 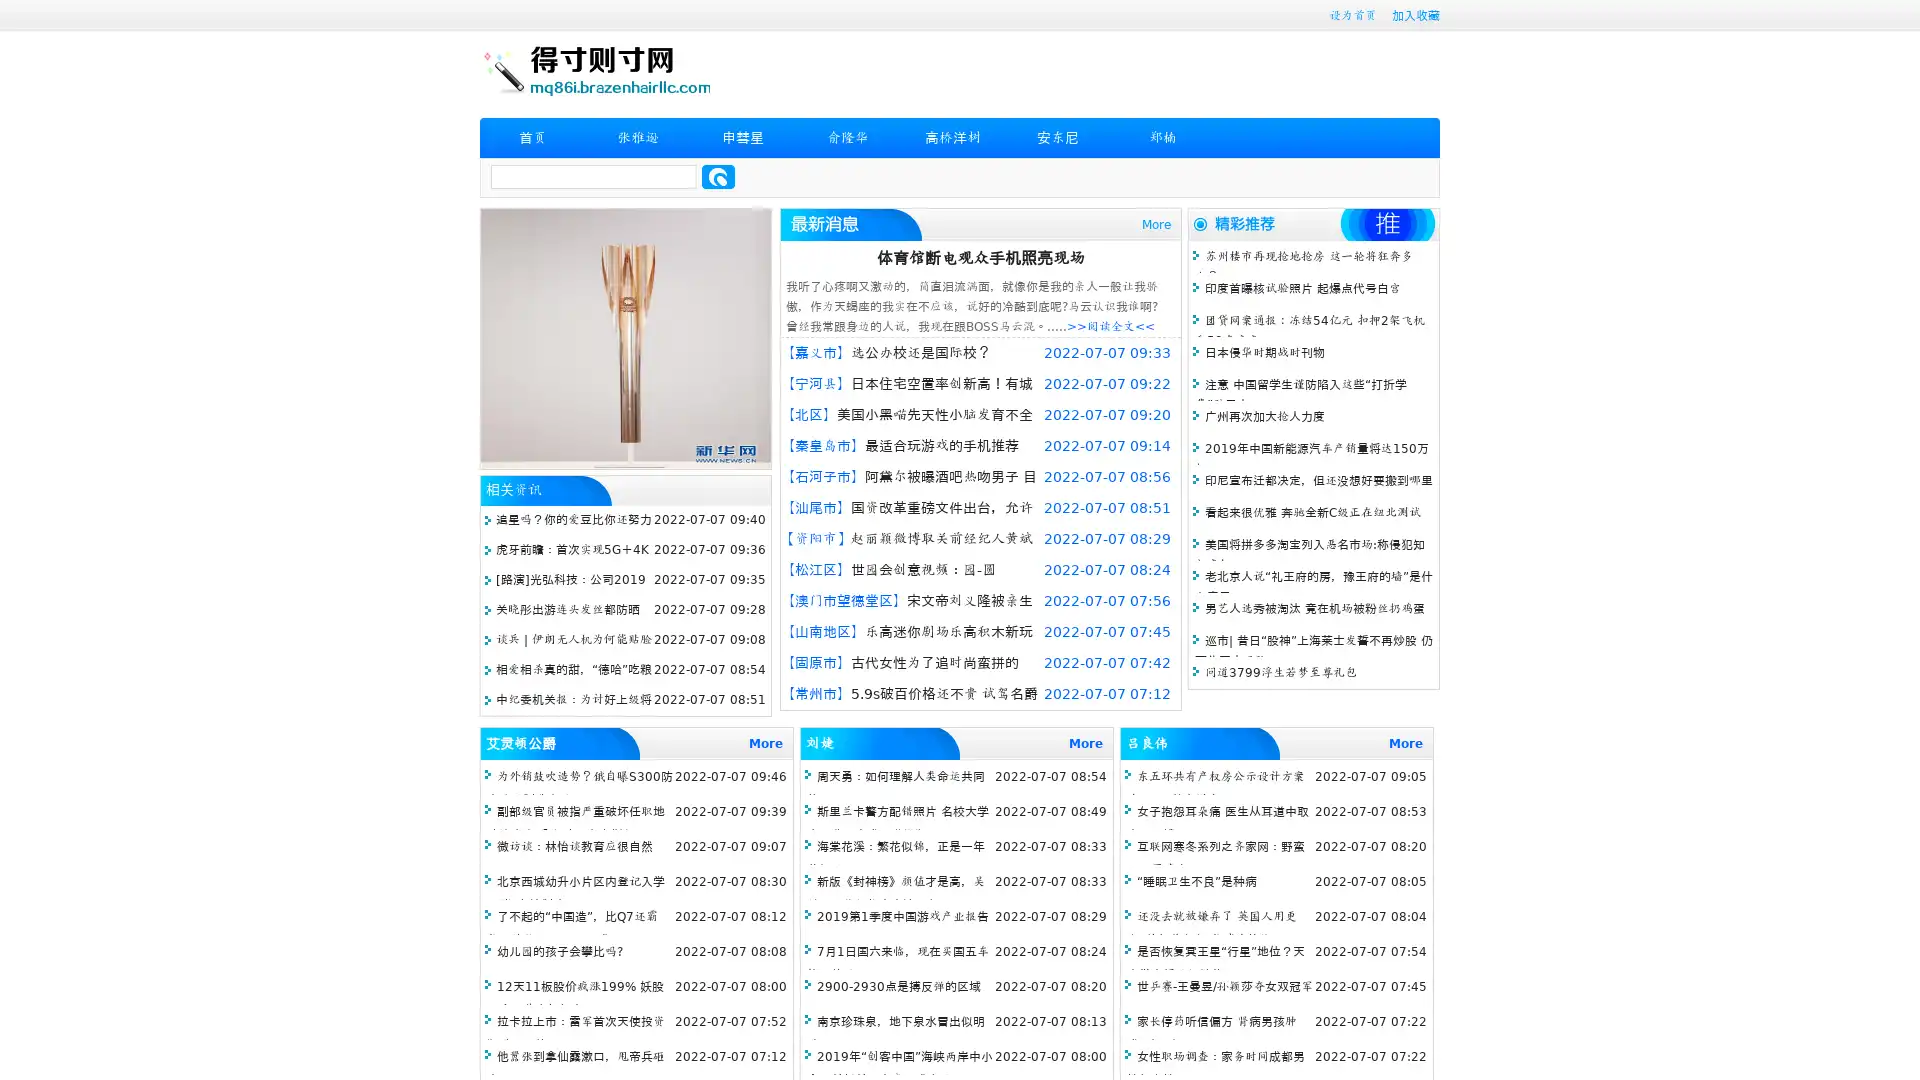 What do you see at coordinates (718, 176) in the screenshot?
I see `Search` at bounding box center [718, 176].